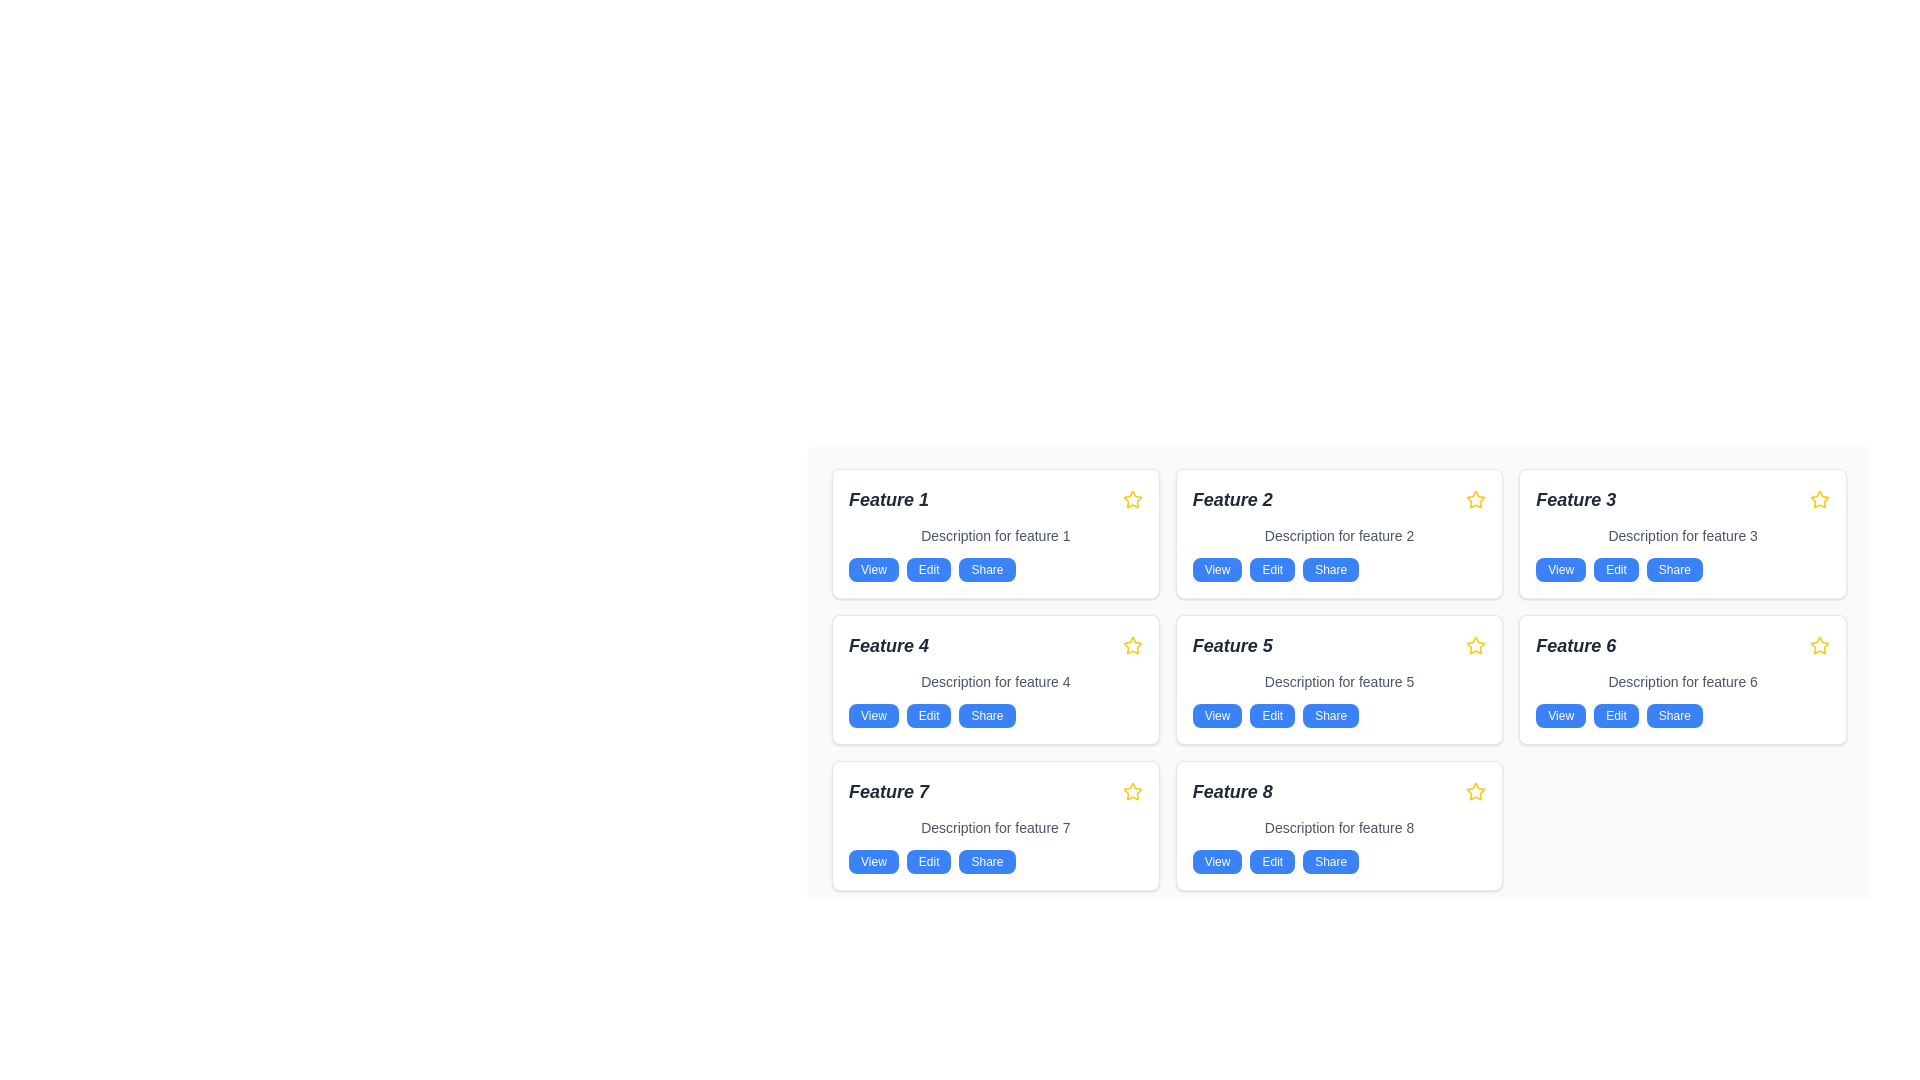 The width and height of the screenshot is (1920, 1080). I want to click on the star icon located in the top-right corner of the card labeled 'Feature 1', so click(1132, 499).